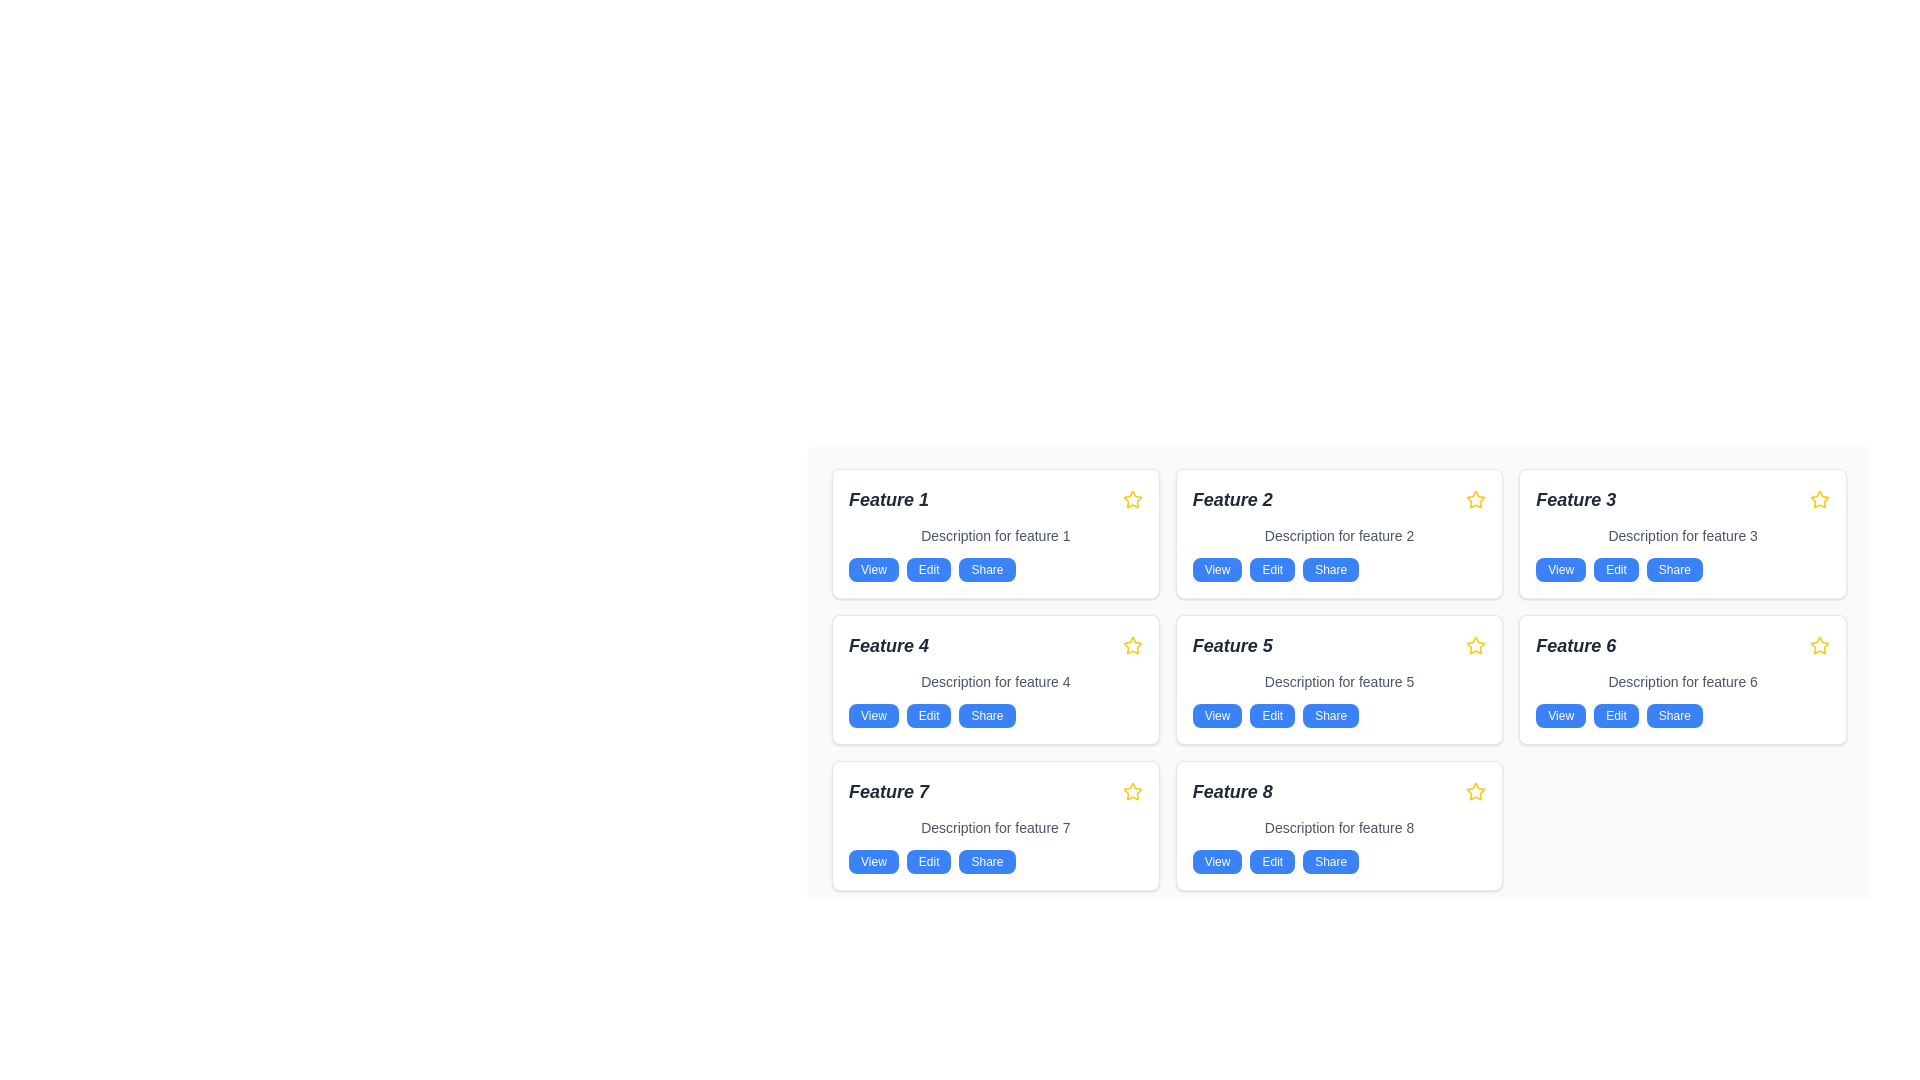 The width and height of the screenshot is (1920, 1080). I want to click on the star icon located in the top-right corner of the card labeled 'Feature 1', so click(1132, 499).